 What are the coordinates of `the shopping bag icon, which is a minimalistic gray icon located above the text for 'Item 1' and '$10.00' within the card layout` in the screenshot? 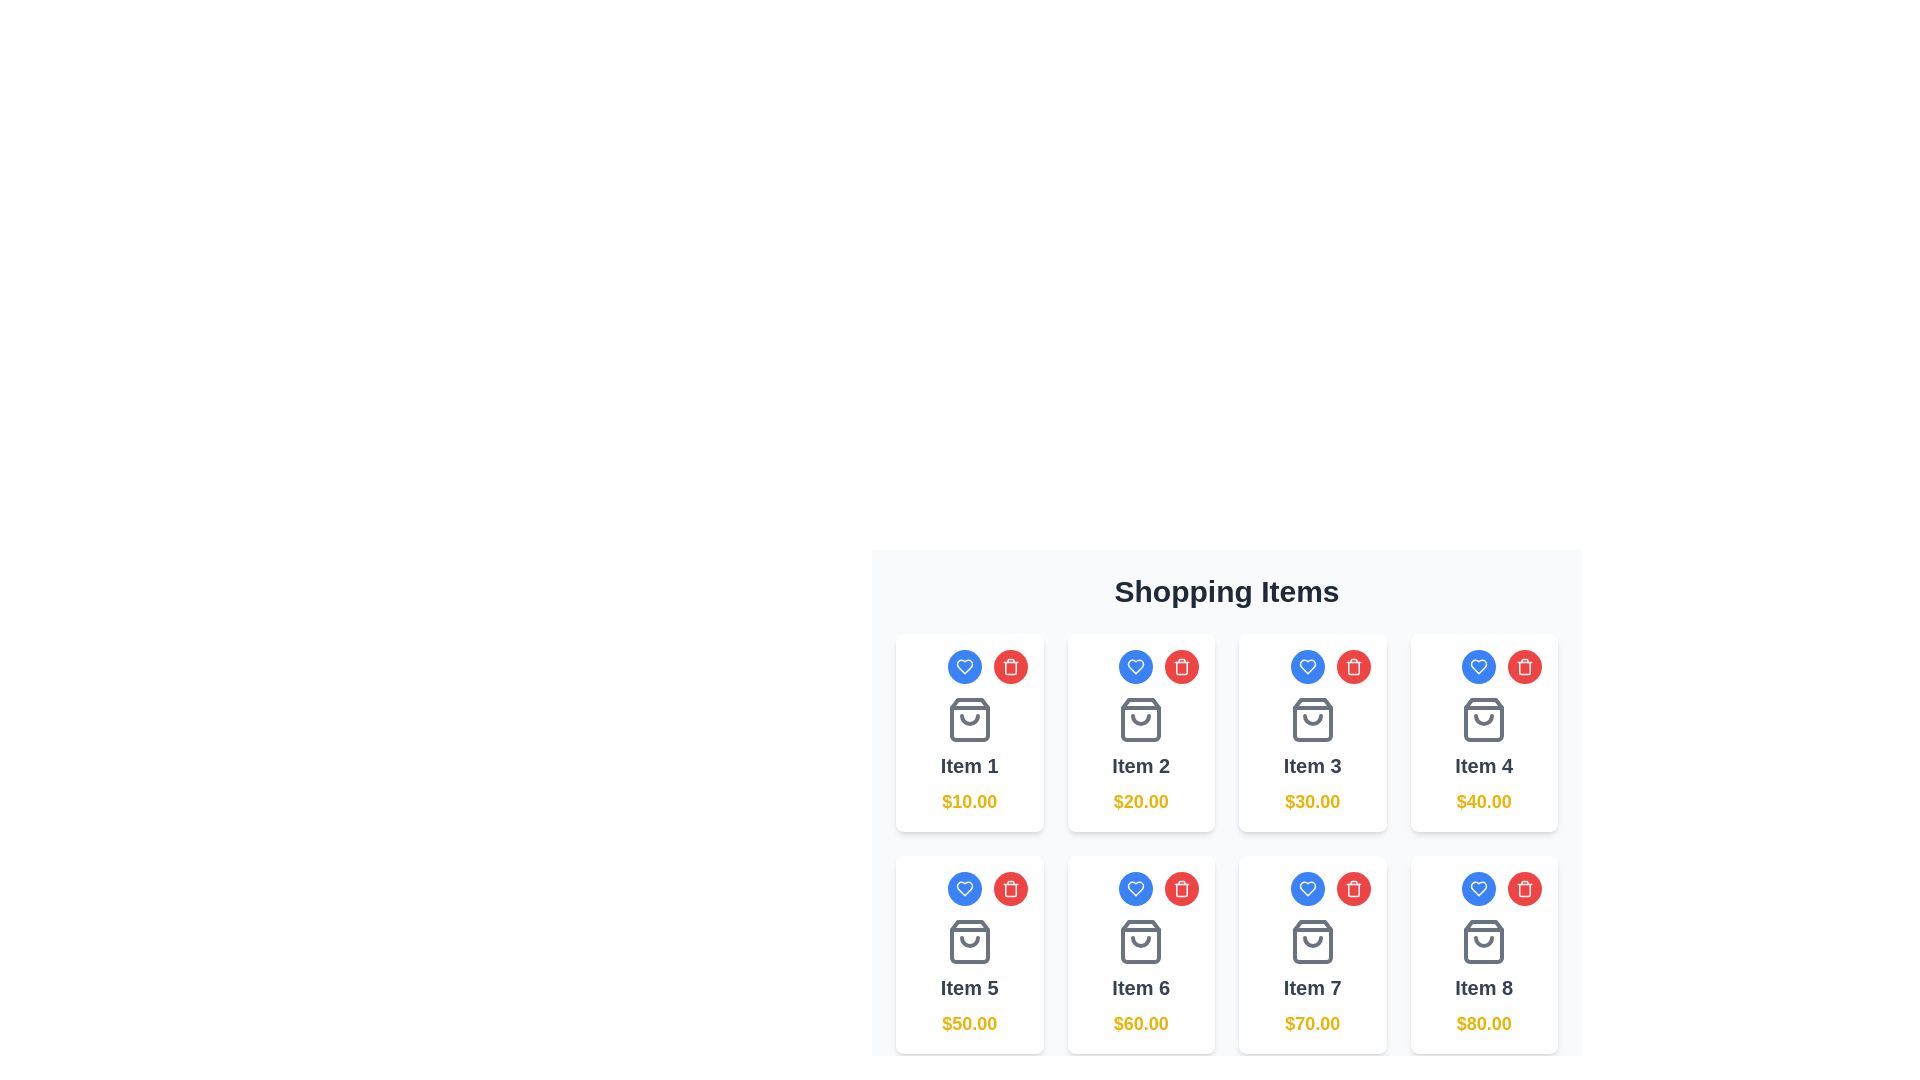 It's located at (969, 720).